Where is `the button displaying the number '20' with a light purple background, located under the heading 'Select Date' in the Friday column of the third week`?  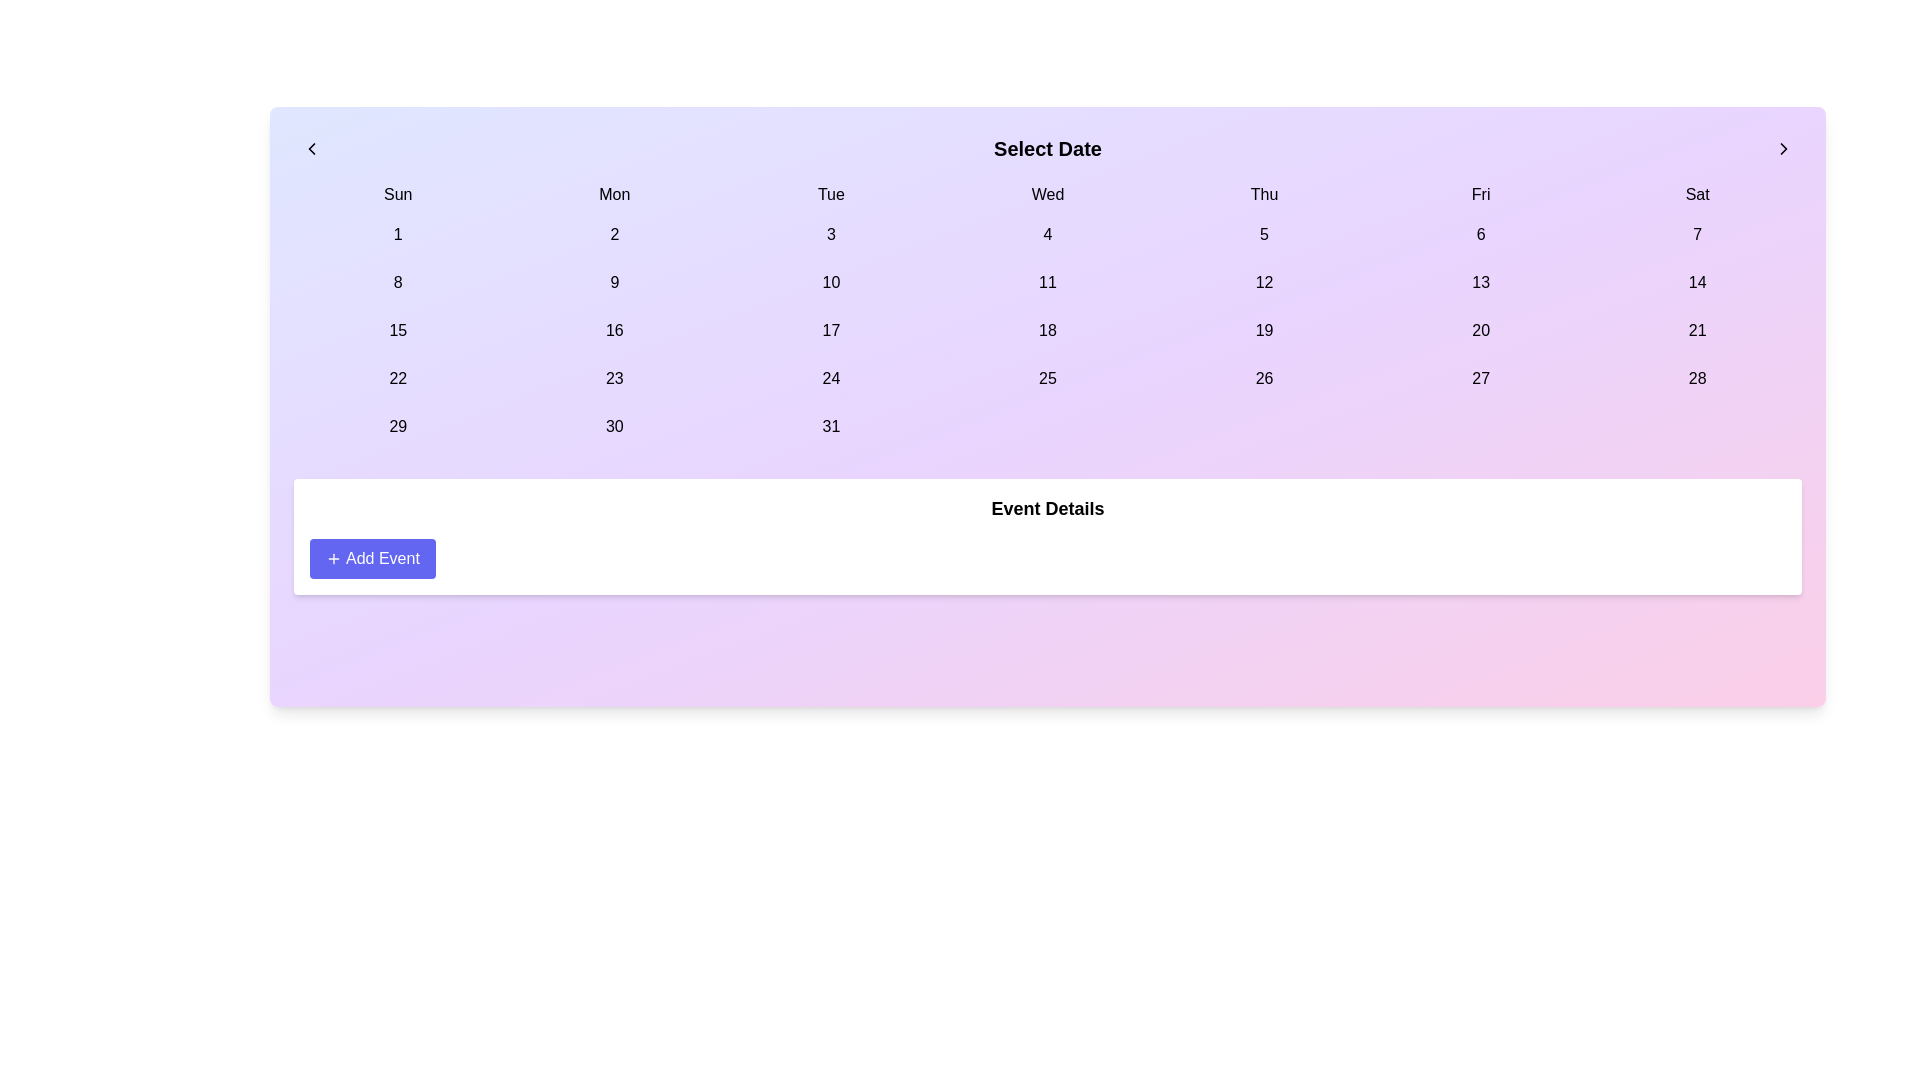
the button displaying the number '20' with a light purple background, located under the heading 'Select Date' in the Friday column of the third week is located at coordinates (1481, 330).